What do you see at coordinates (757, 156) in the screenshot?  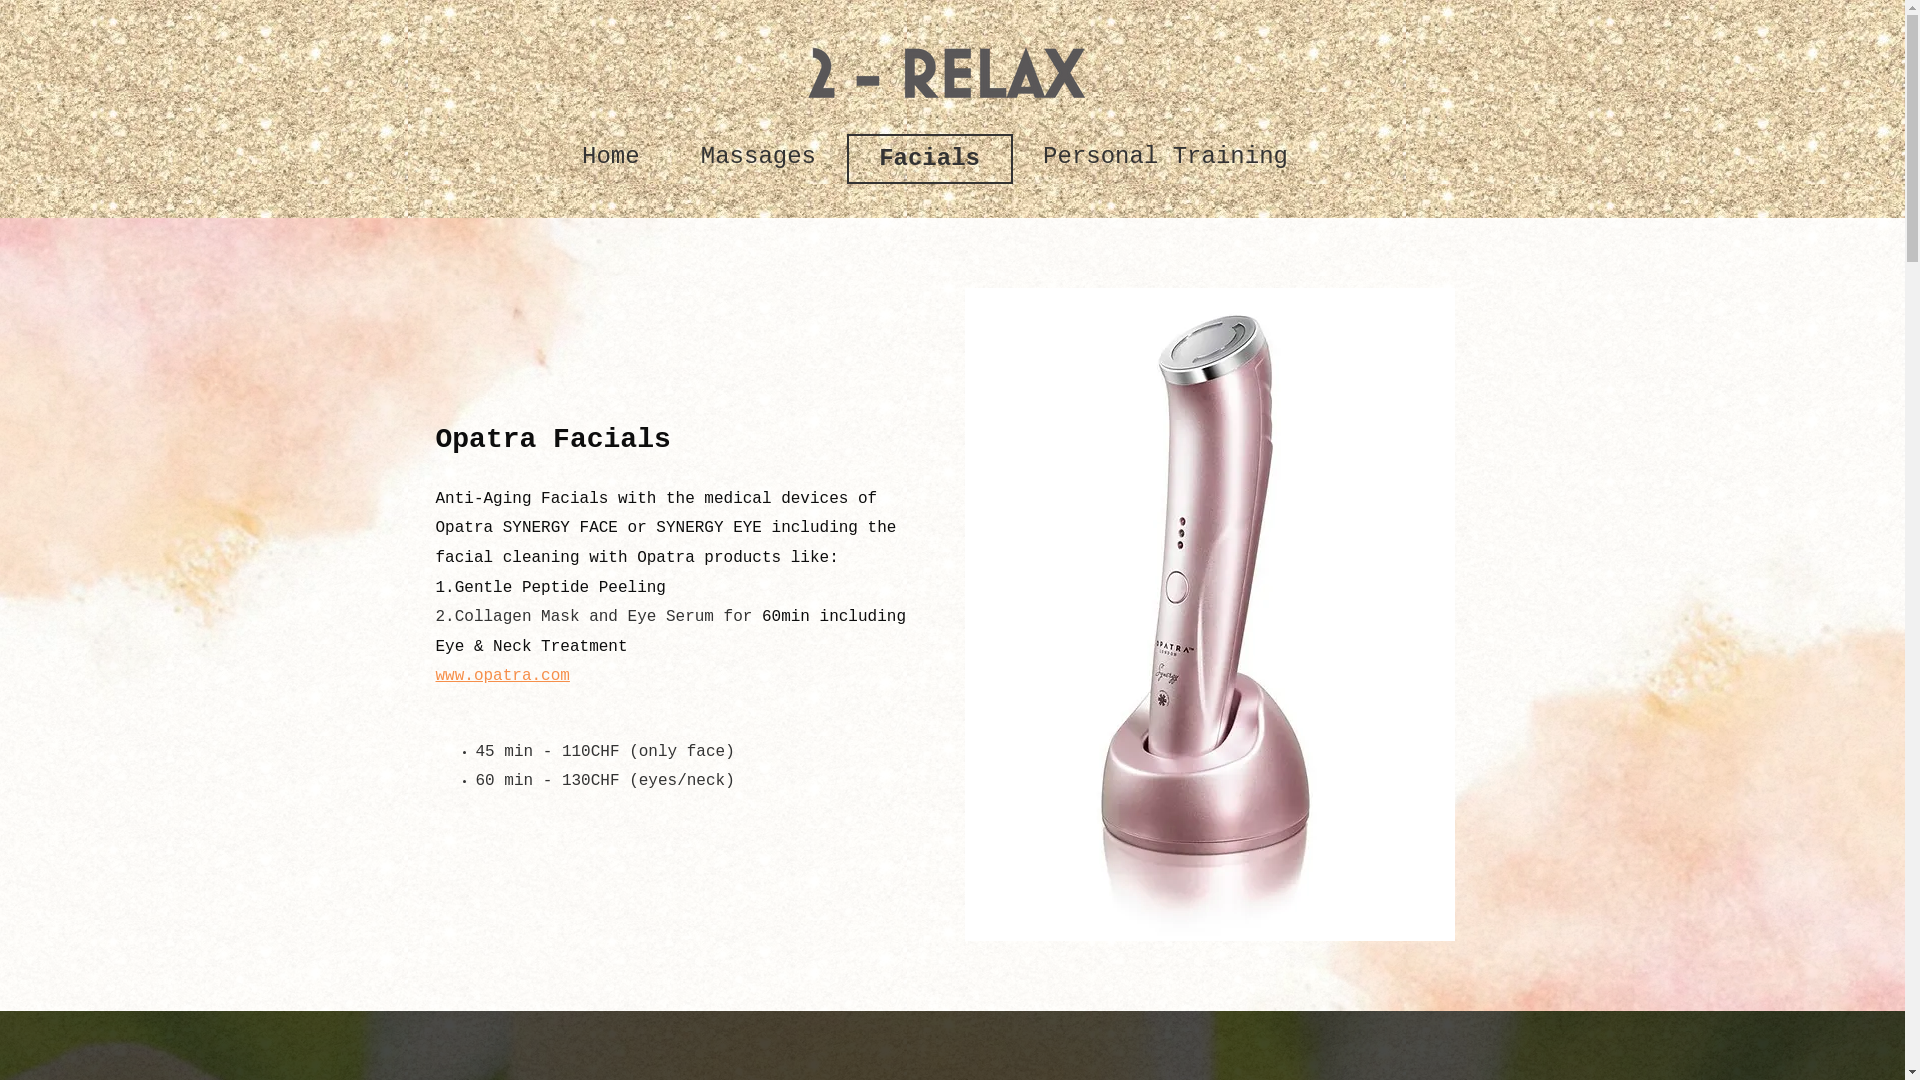 I see `'Massages'` at bounding box center [757, 156].